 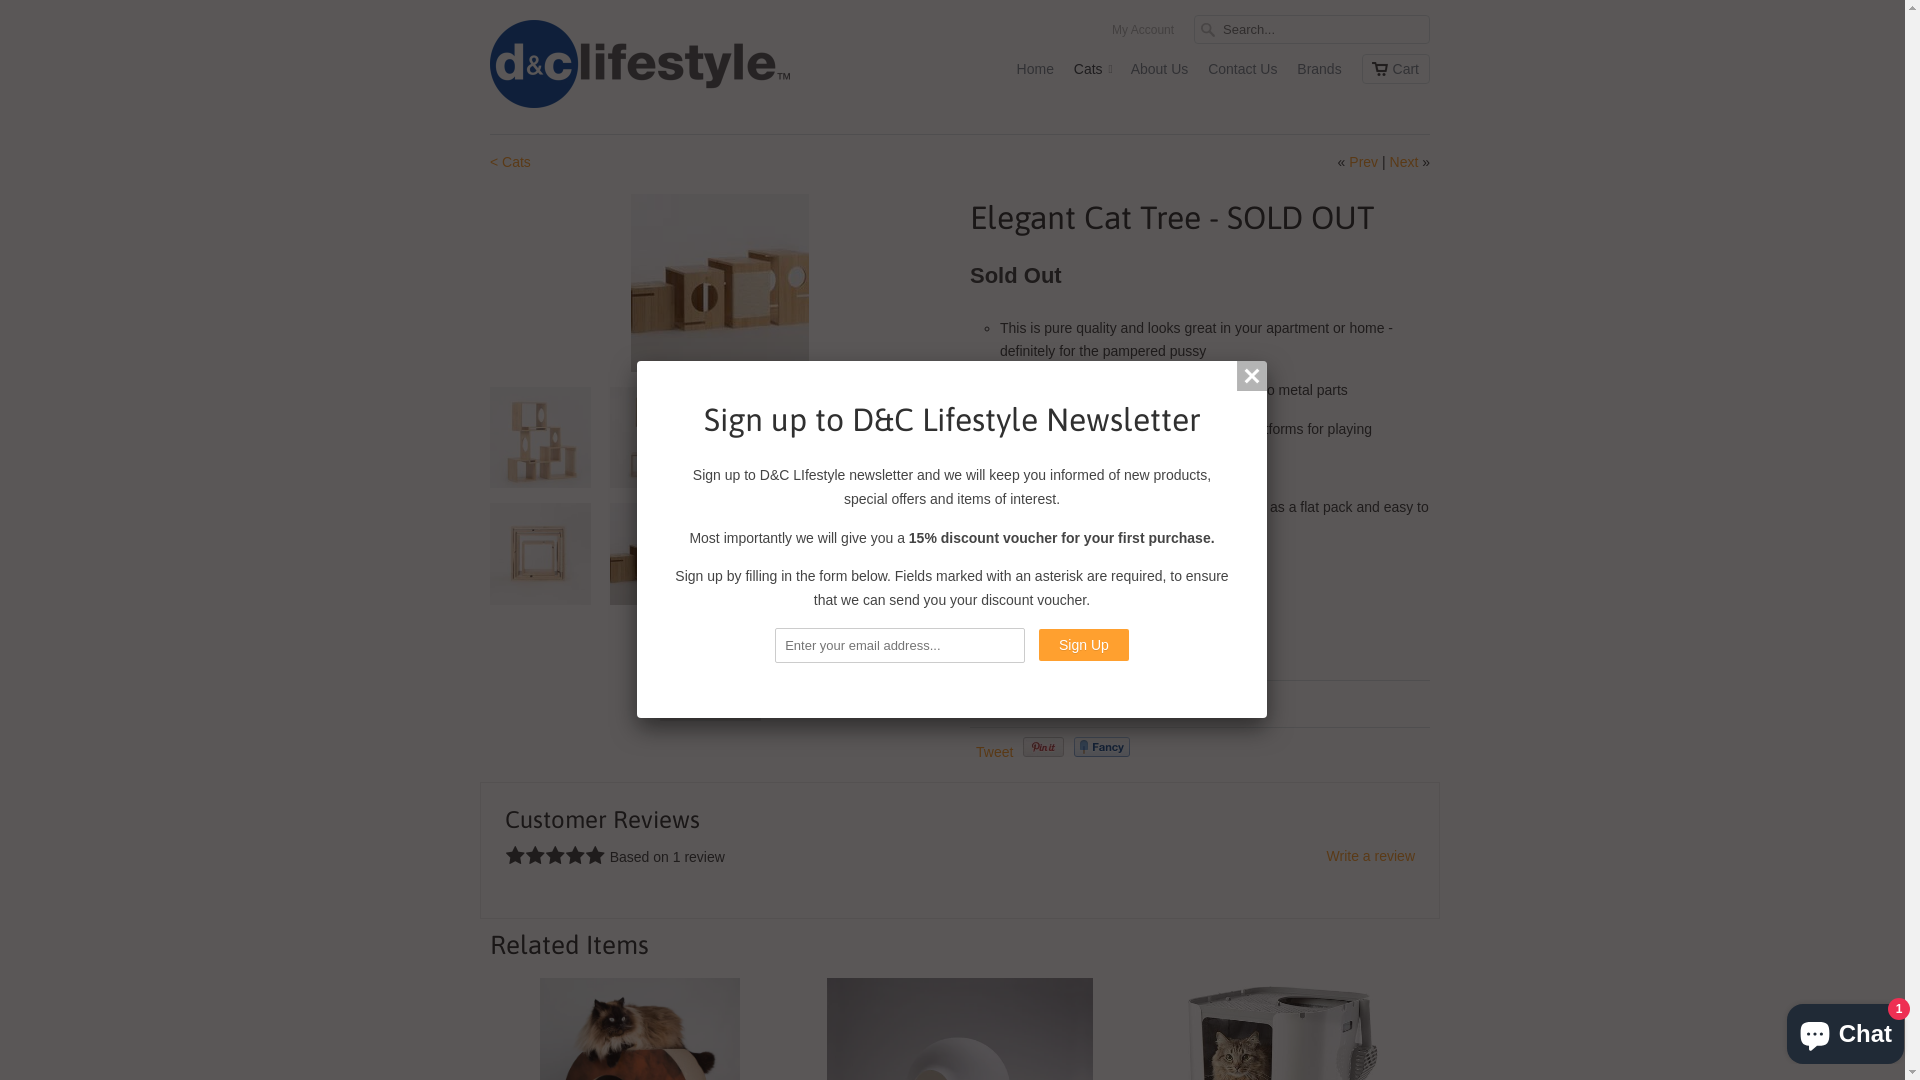 What do you see at coordinates (1395, 68) in the screenshot?
I see `'Cart'` at bounding box center [1395, 68].